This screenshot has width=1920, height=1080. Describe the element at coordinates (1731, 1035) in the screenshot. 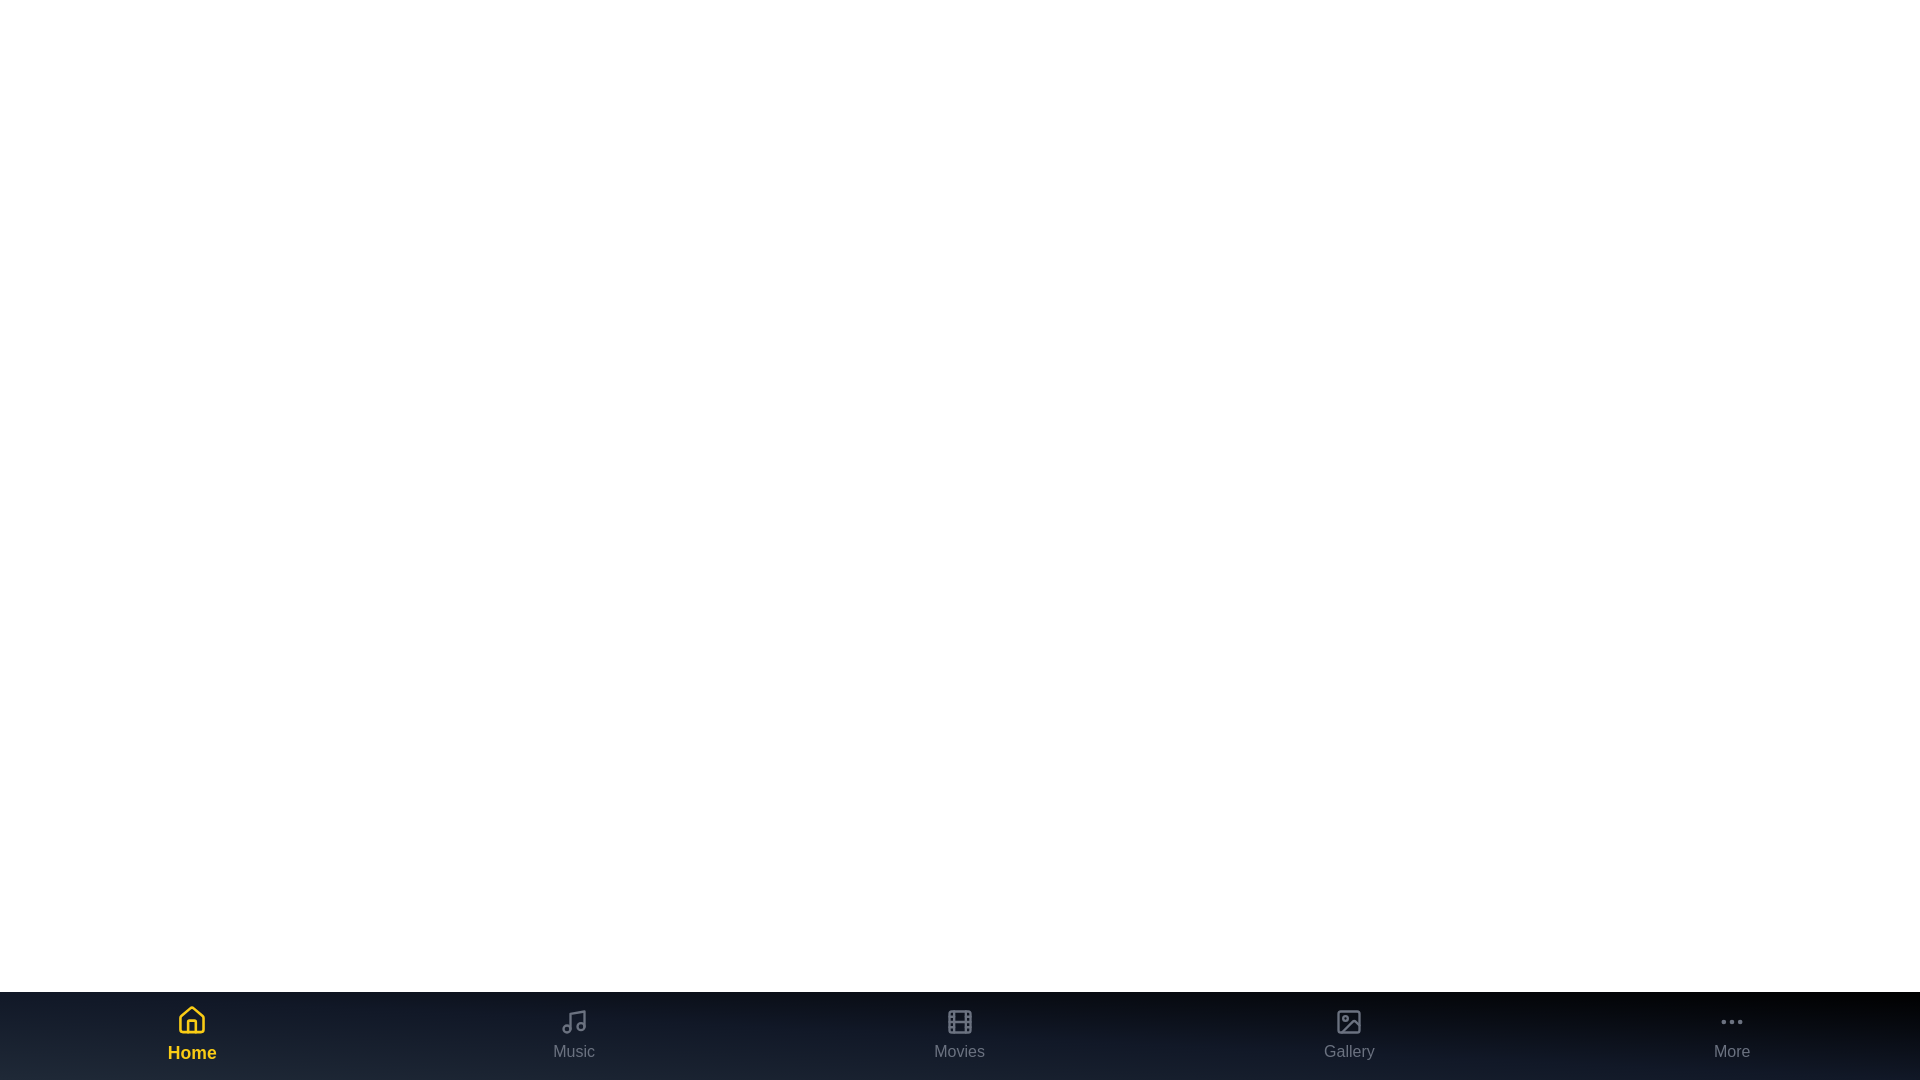

I see `the More tab in the bottom navigation bar` at that location.